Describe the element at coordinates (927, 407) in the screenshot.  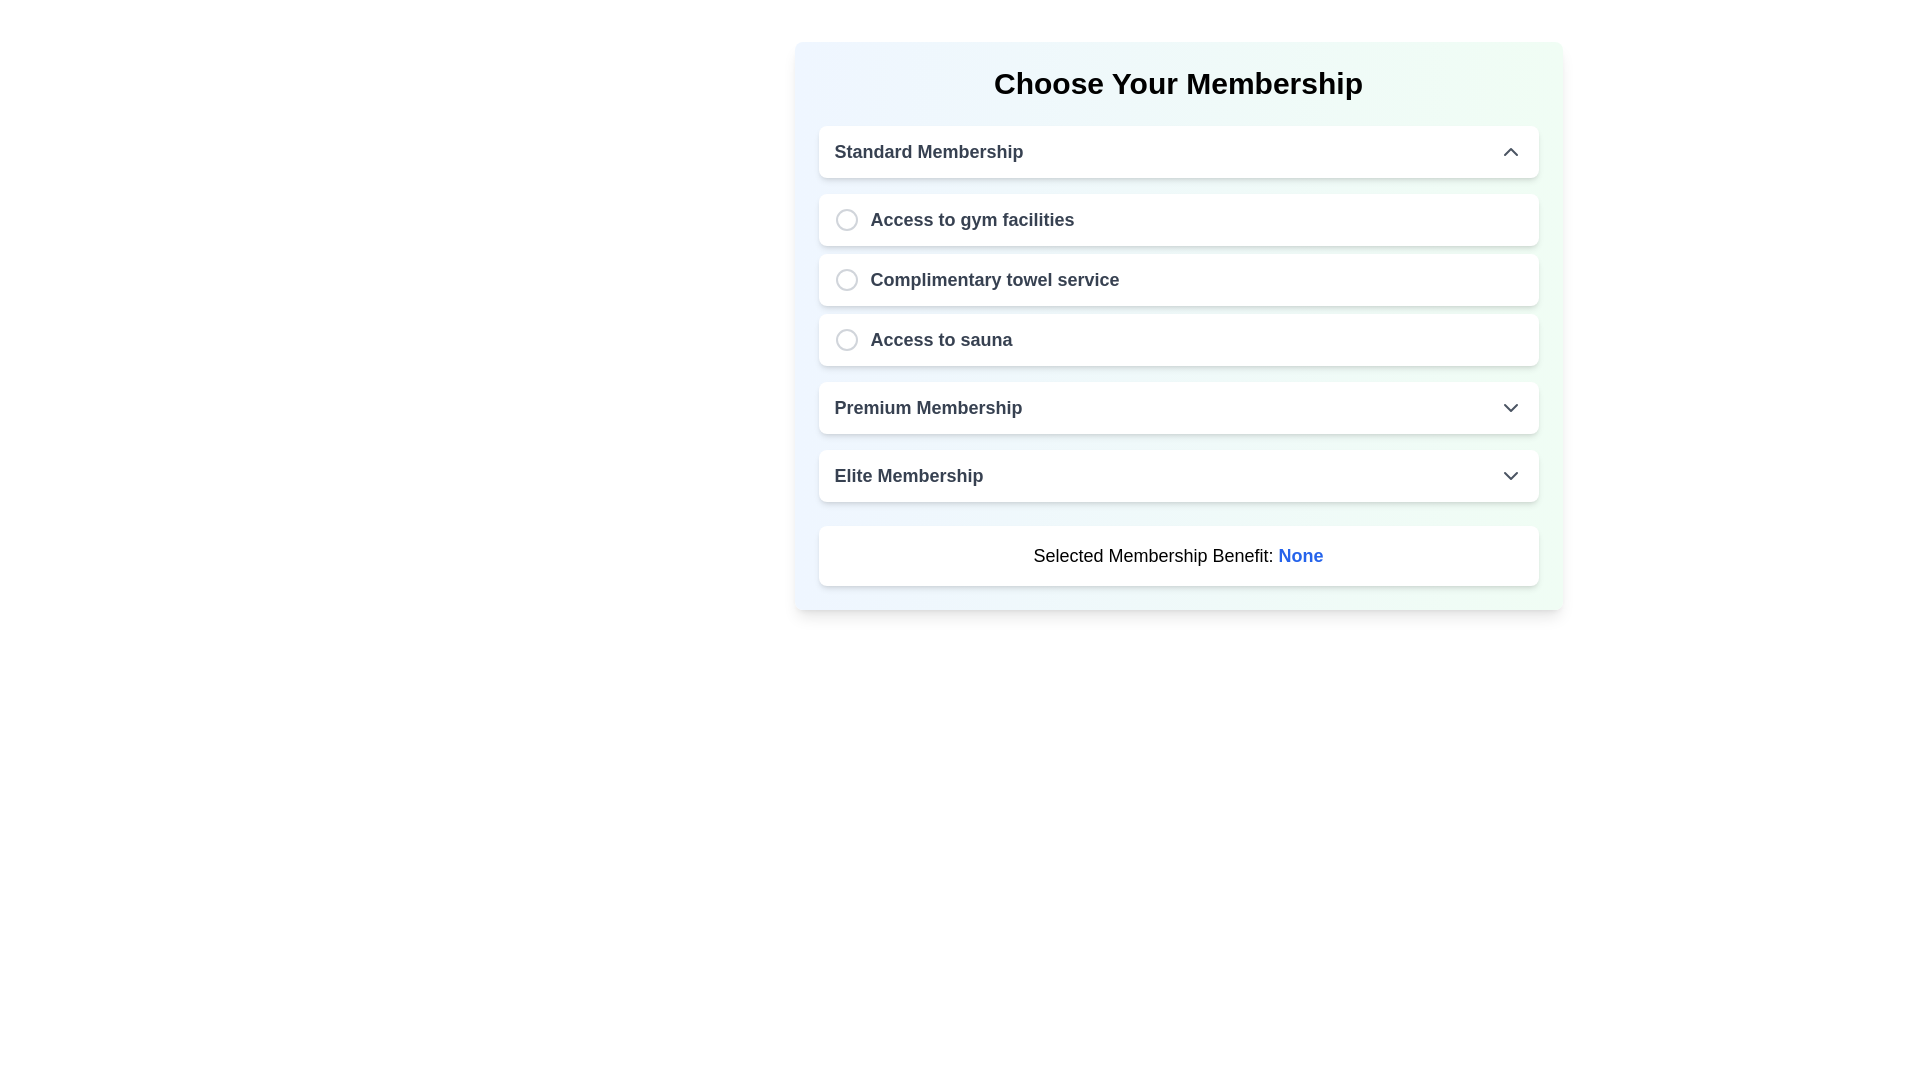
I see `the 'Premium Membership' text label in the membership selection interface, which is located between 'Access to sauna' and 'Elite Membership'` at that location.